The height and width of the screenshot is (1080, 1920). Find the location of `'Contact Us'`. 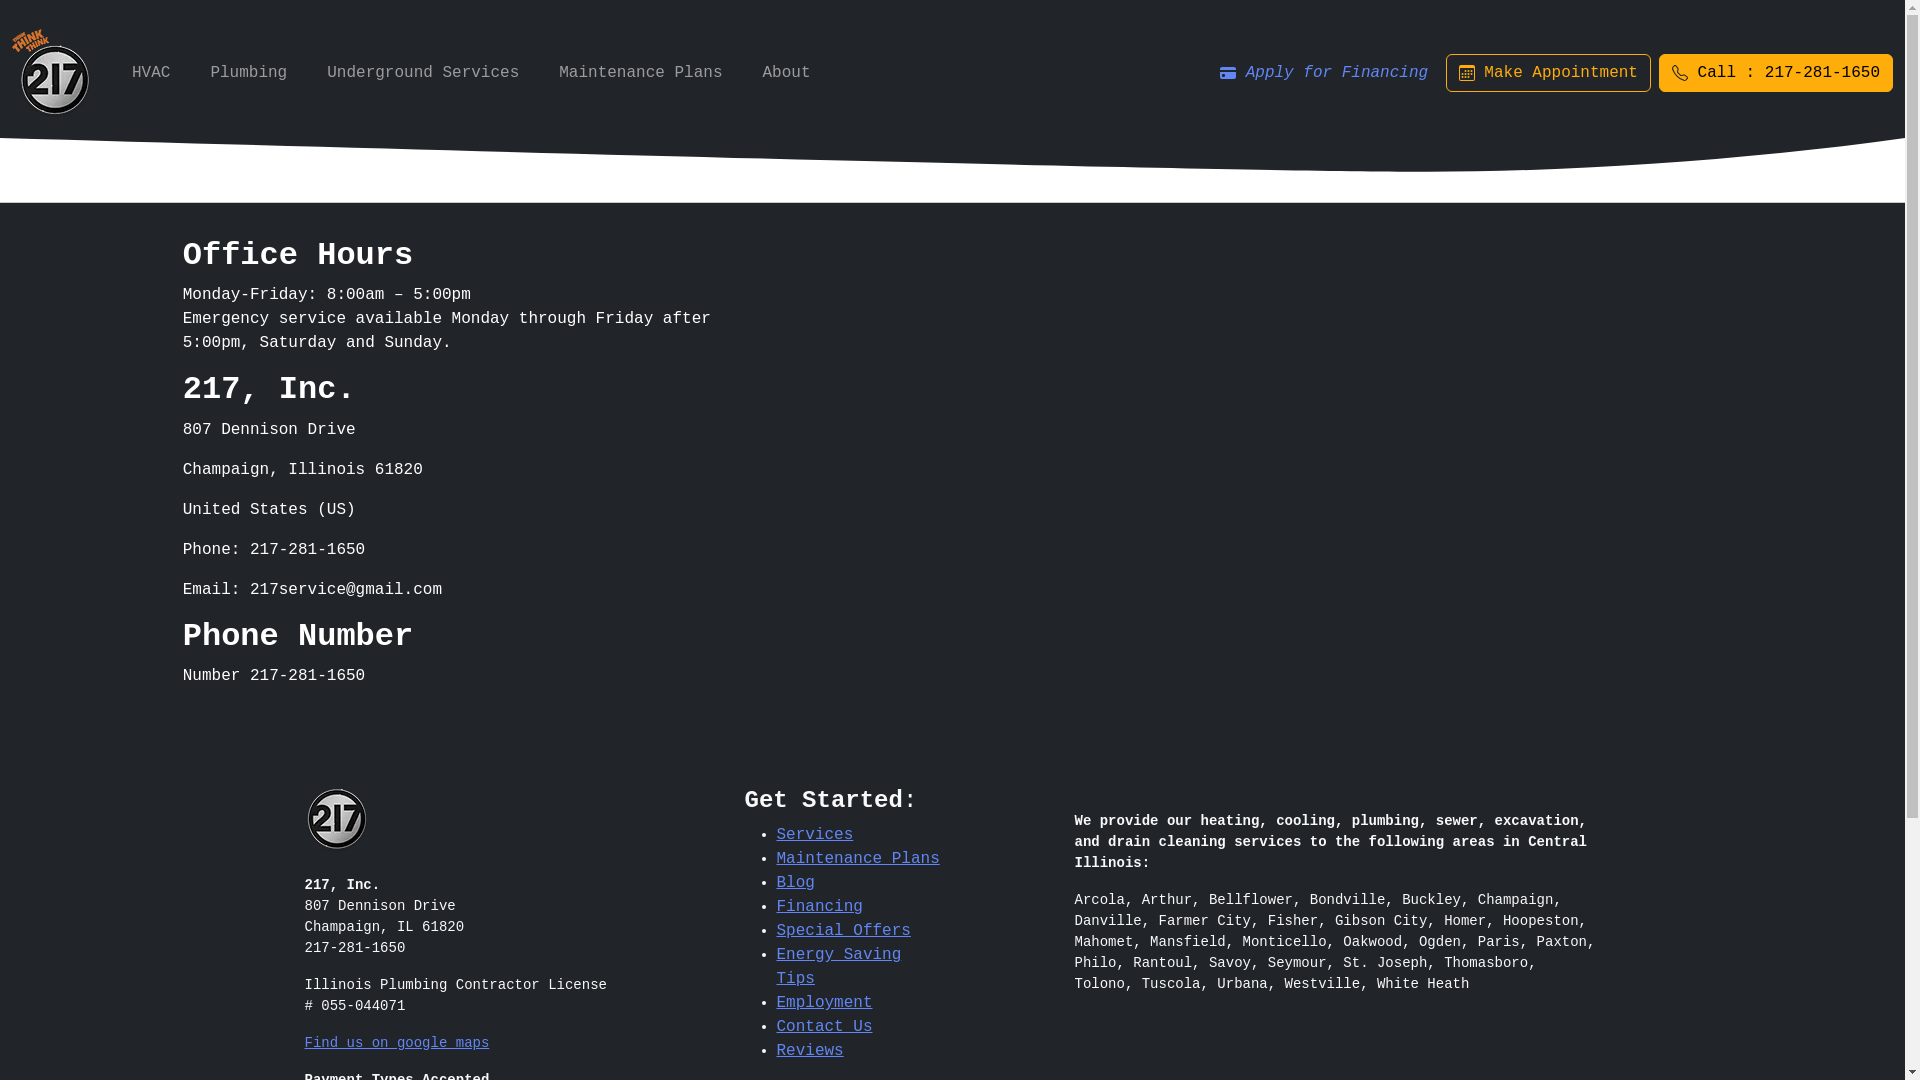

'Contact Us' is located at coordinates (824, 1026).